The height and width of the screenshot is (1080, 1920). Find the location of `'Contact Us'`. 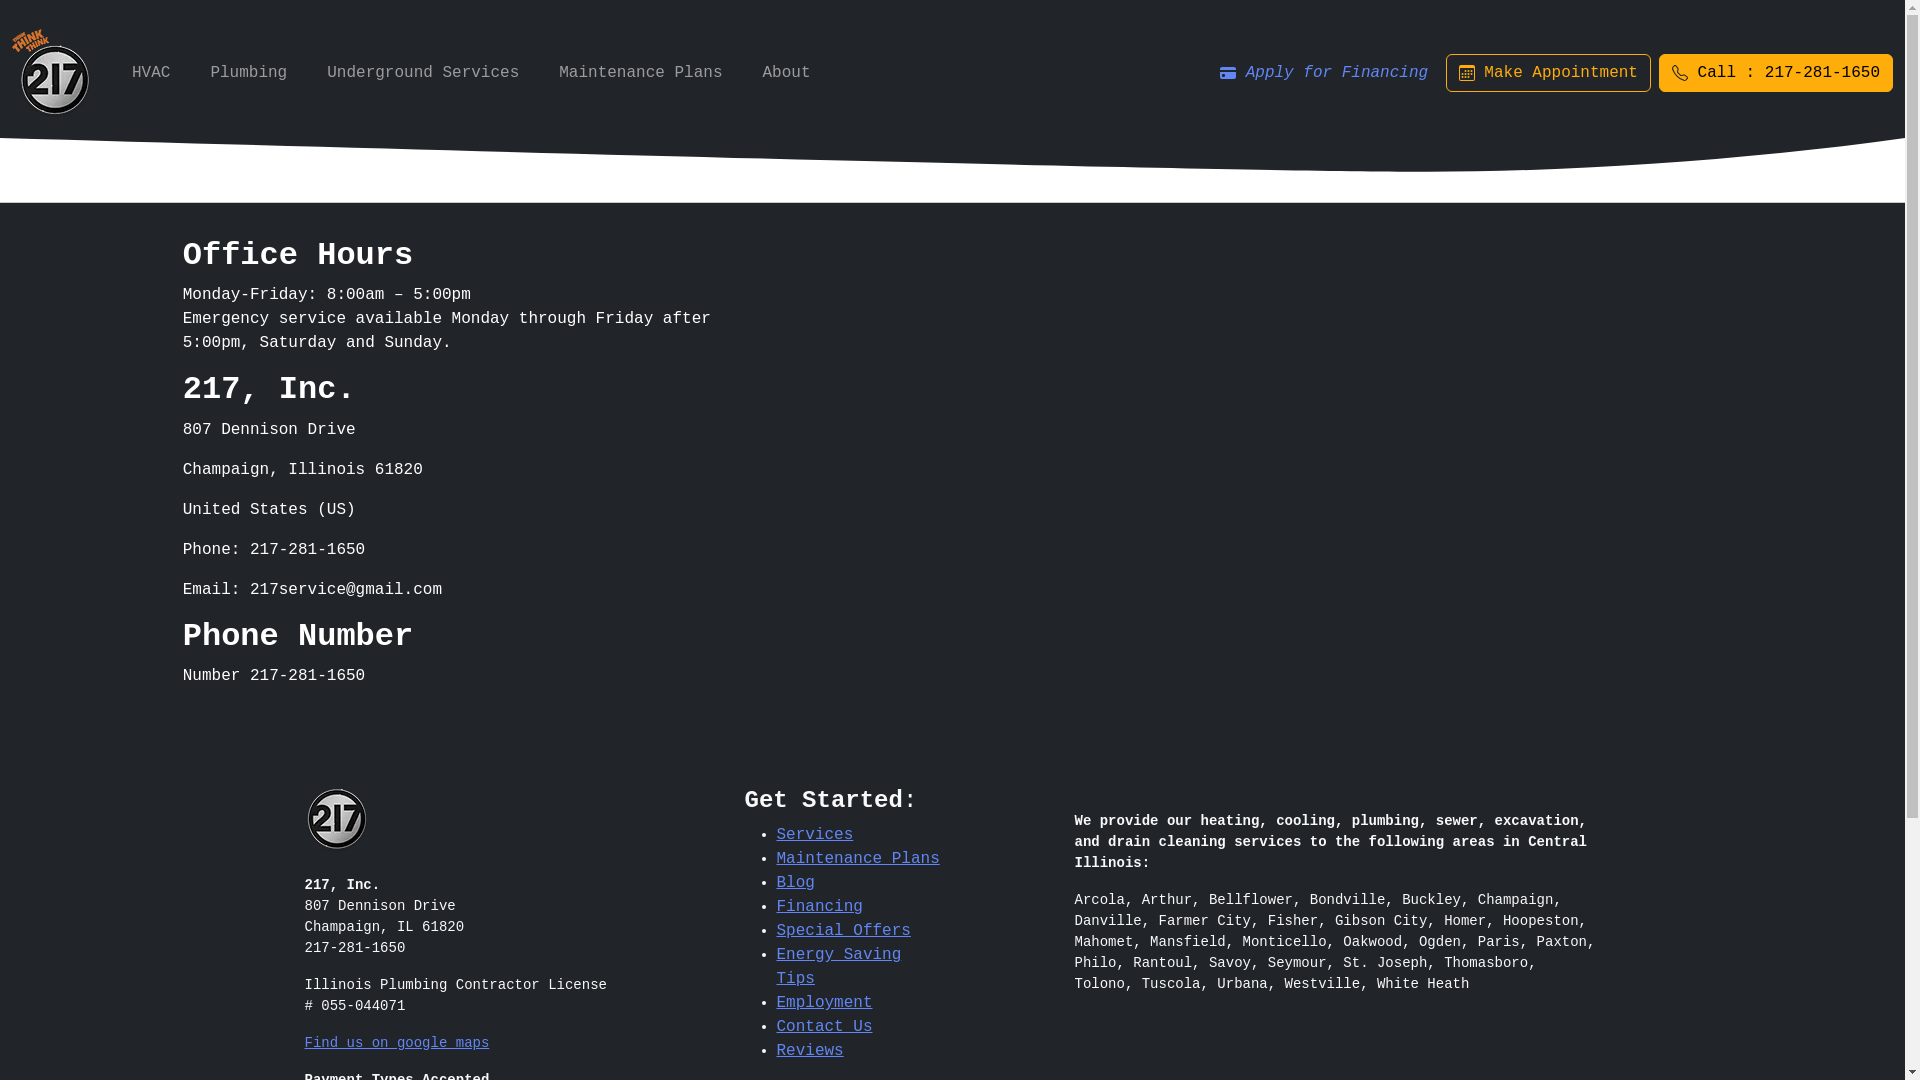

'Contact Us' is located at coordinates (824, 1026).